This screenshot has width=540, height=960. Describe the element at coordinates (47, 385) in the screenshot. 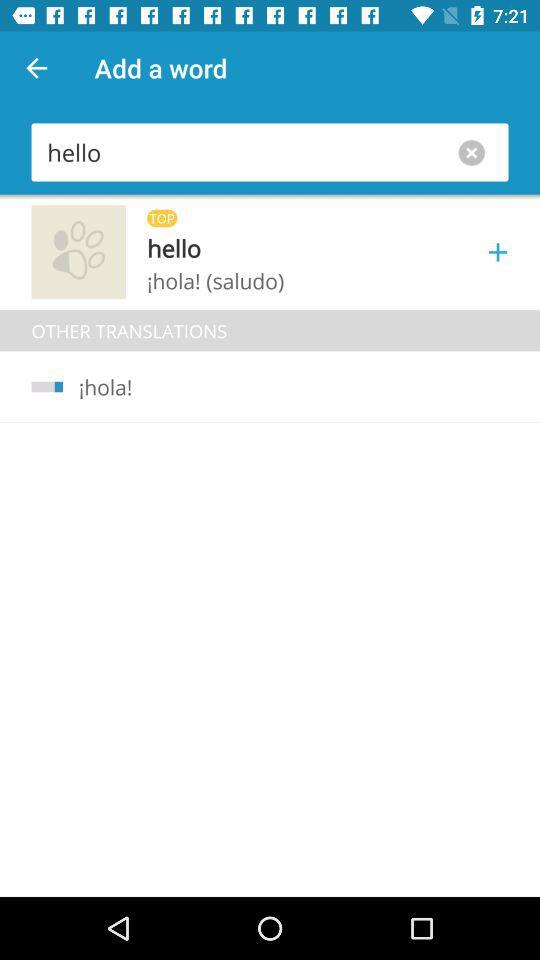

I see `icon below the other translations icon` at that location.